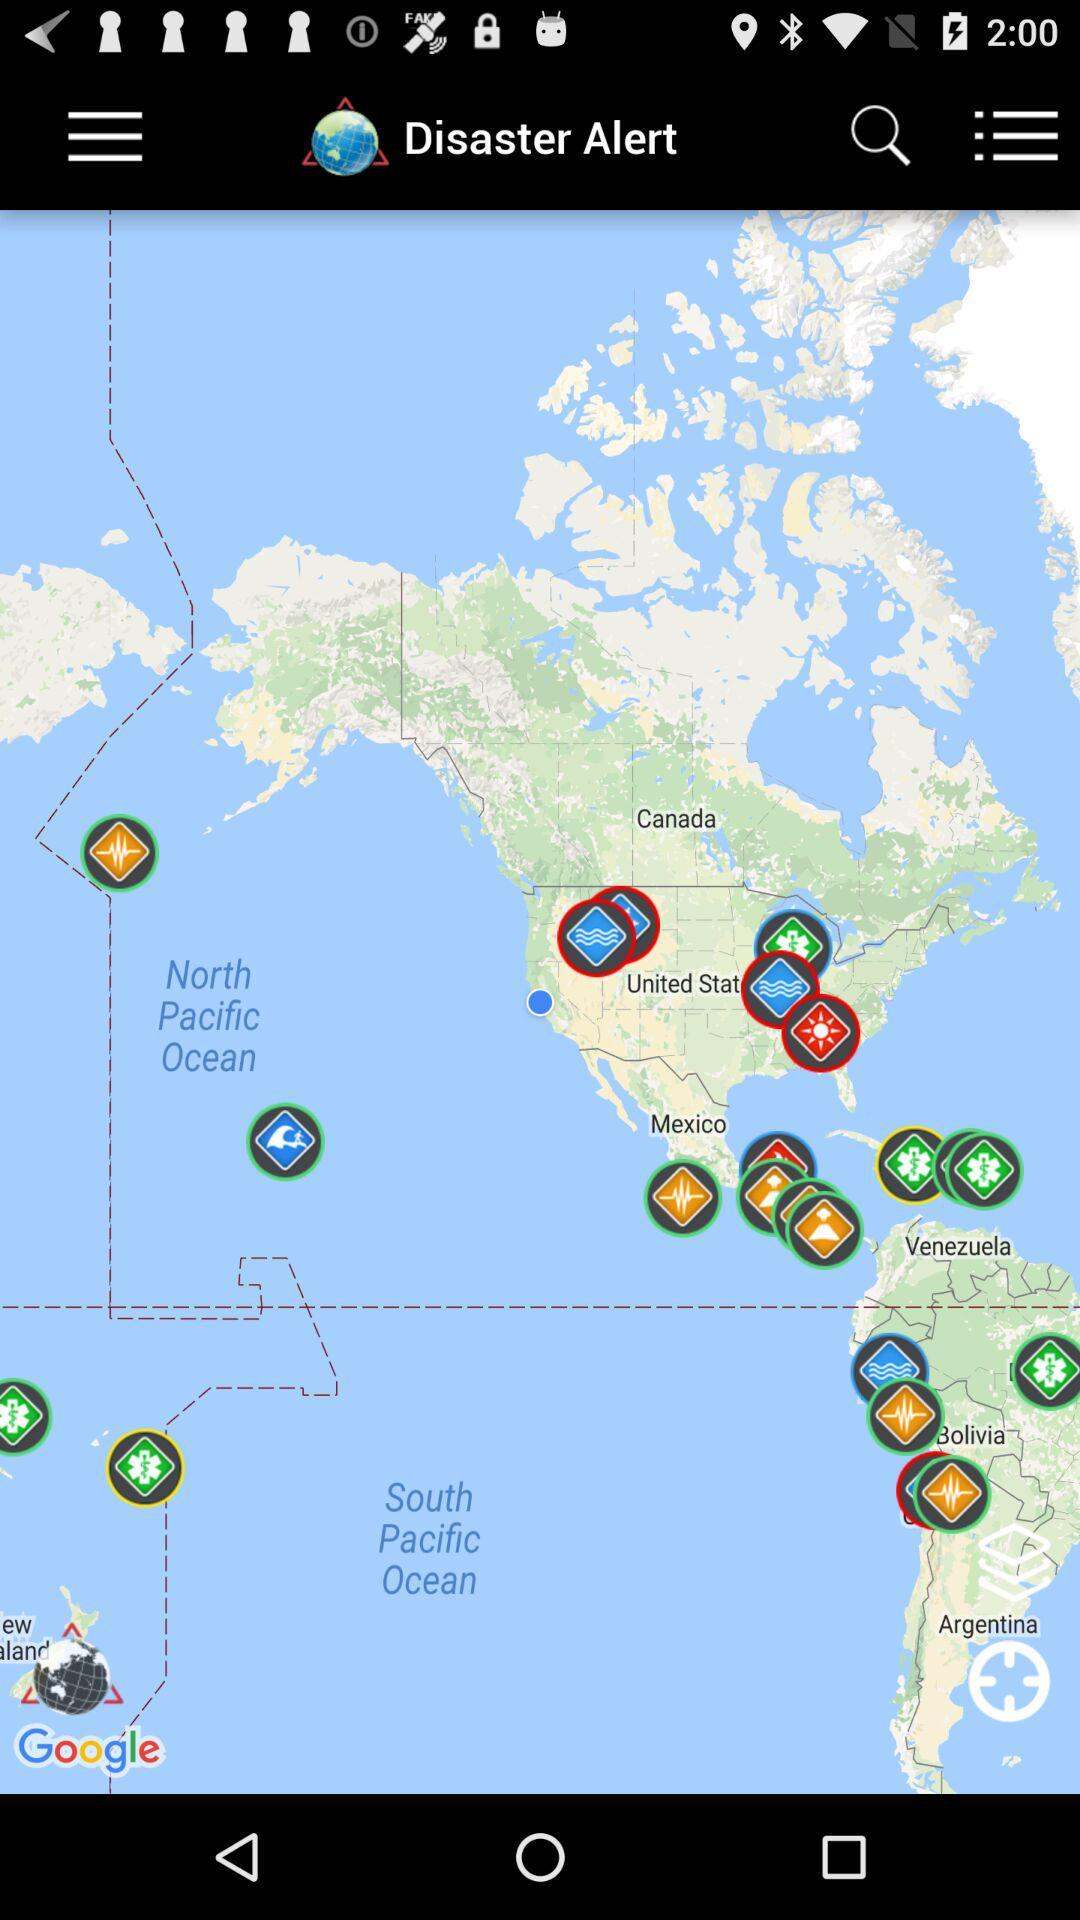 Image resolution: width=1080 pixels, height=1920 pixels. Describe the element at coordinates (879, 135) in the screenshot. I see `the item to the right of disaster alert` at that location.